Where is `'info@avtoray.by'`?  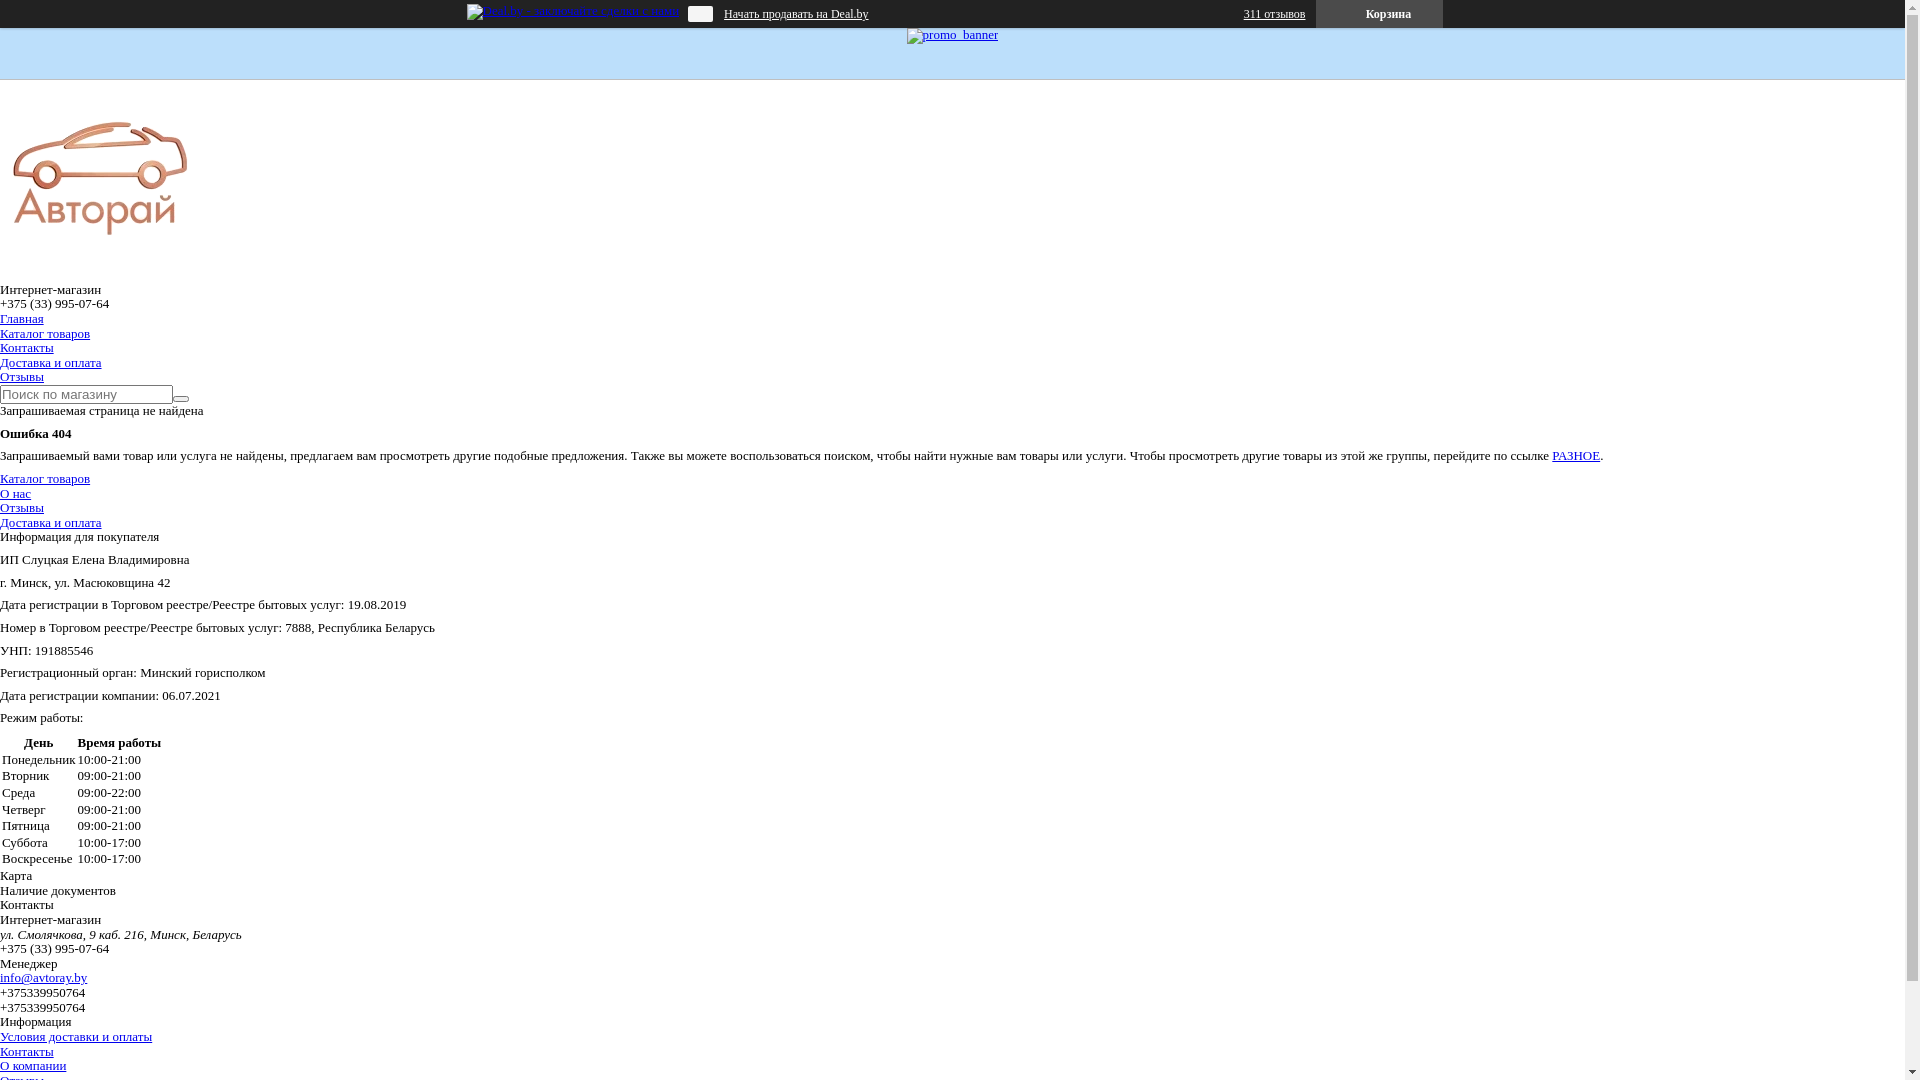
'info@avtoray.by' is located at coordinates (0, 976).